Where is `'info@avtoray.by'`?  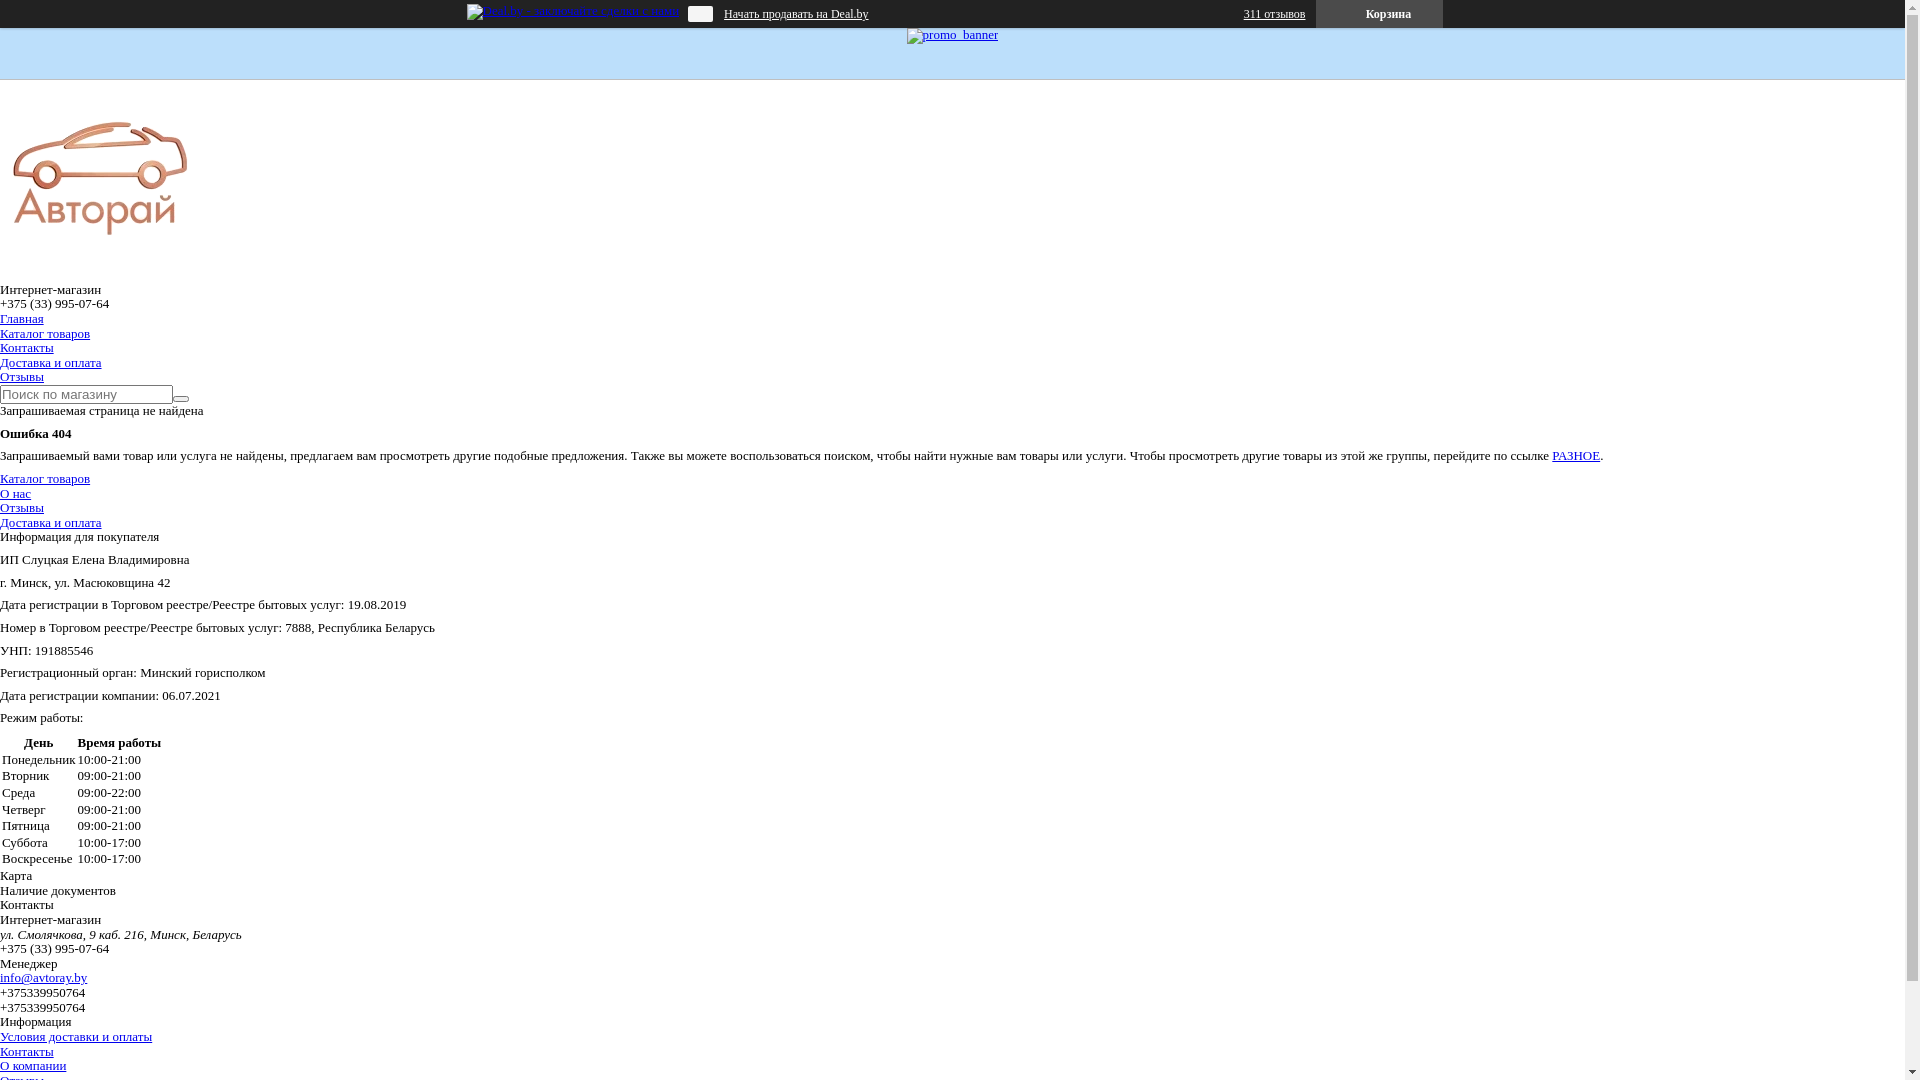
'info@avtoray.by' is located at coordinates (0, 976).